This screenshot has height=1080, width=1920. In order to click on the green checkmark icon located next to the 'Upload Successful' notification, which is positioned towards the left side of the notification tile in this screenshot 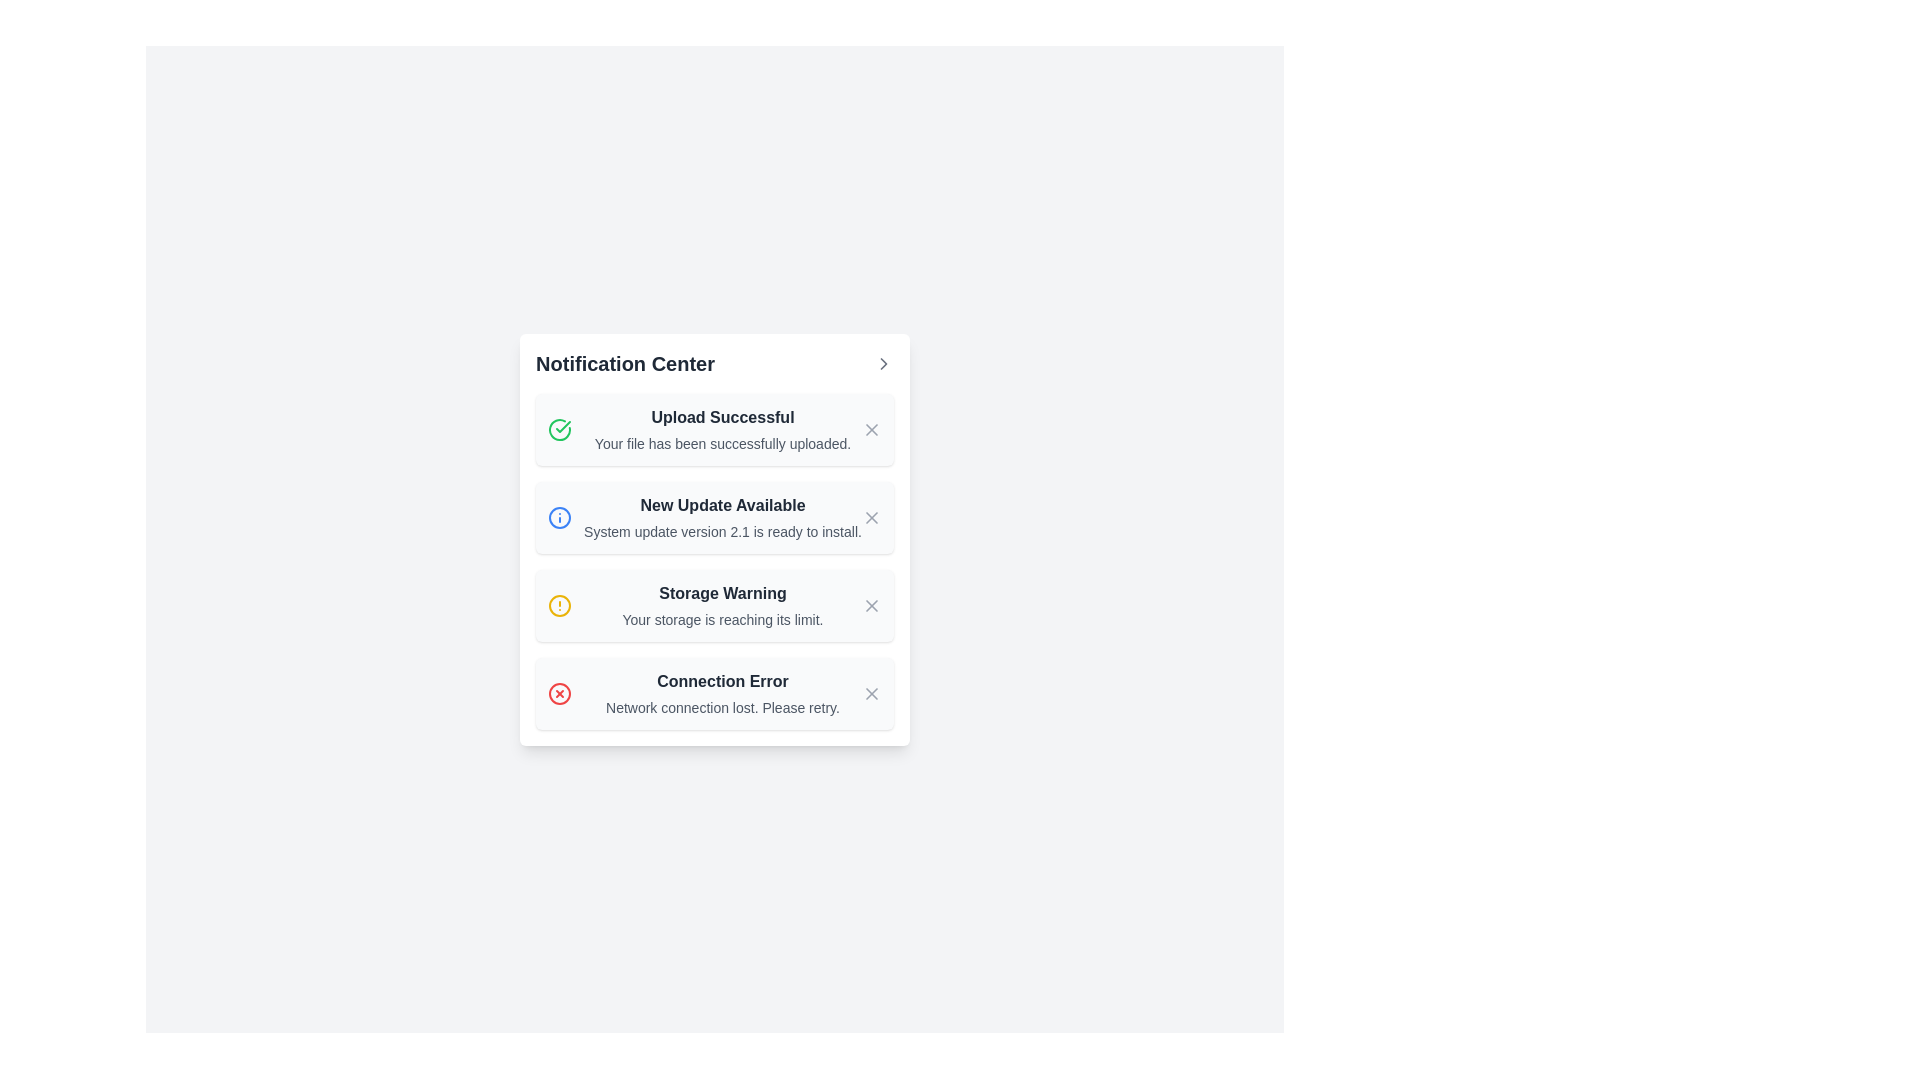, I will do `click(562, 425)`.